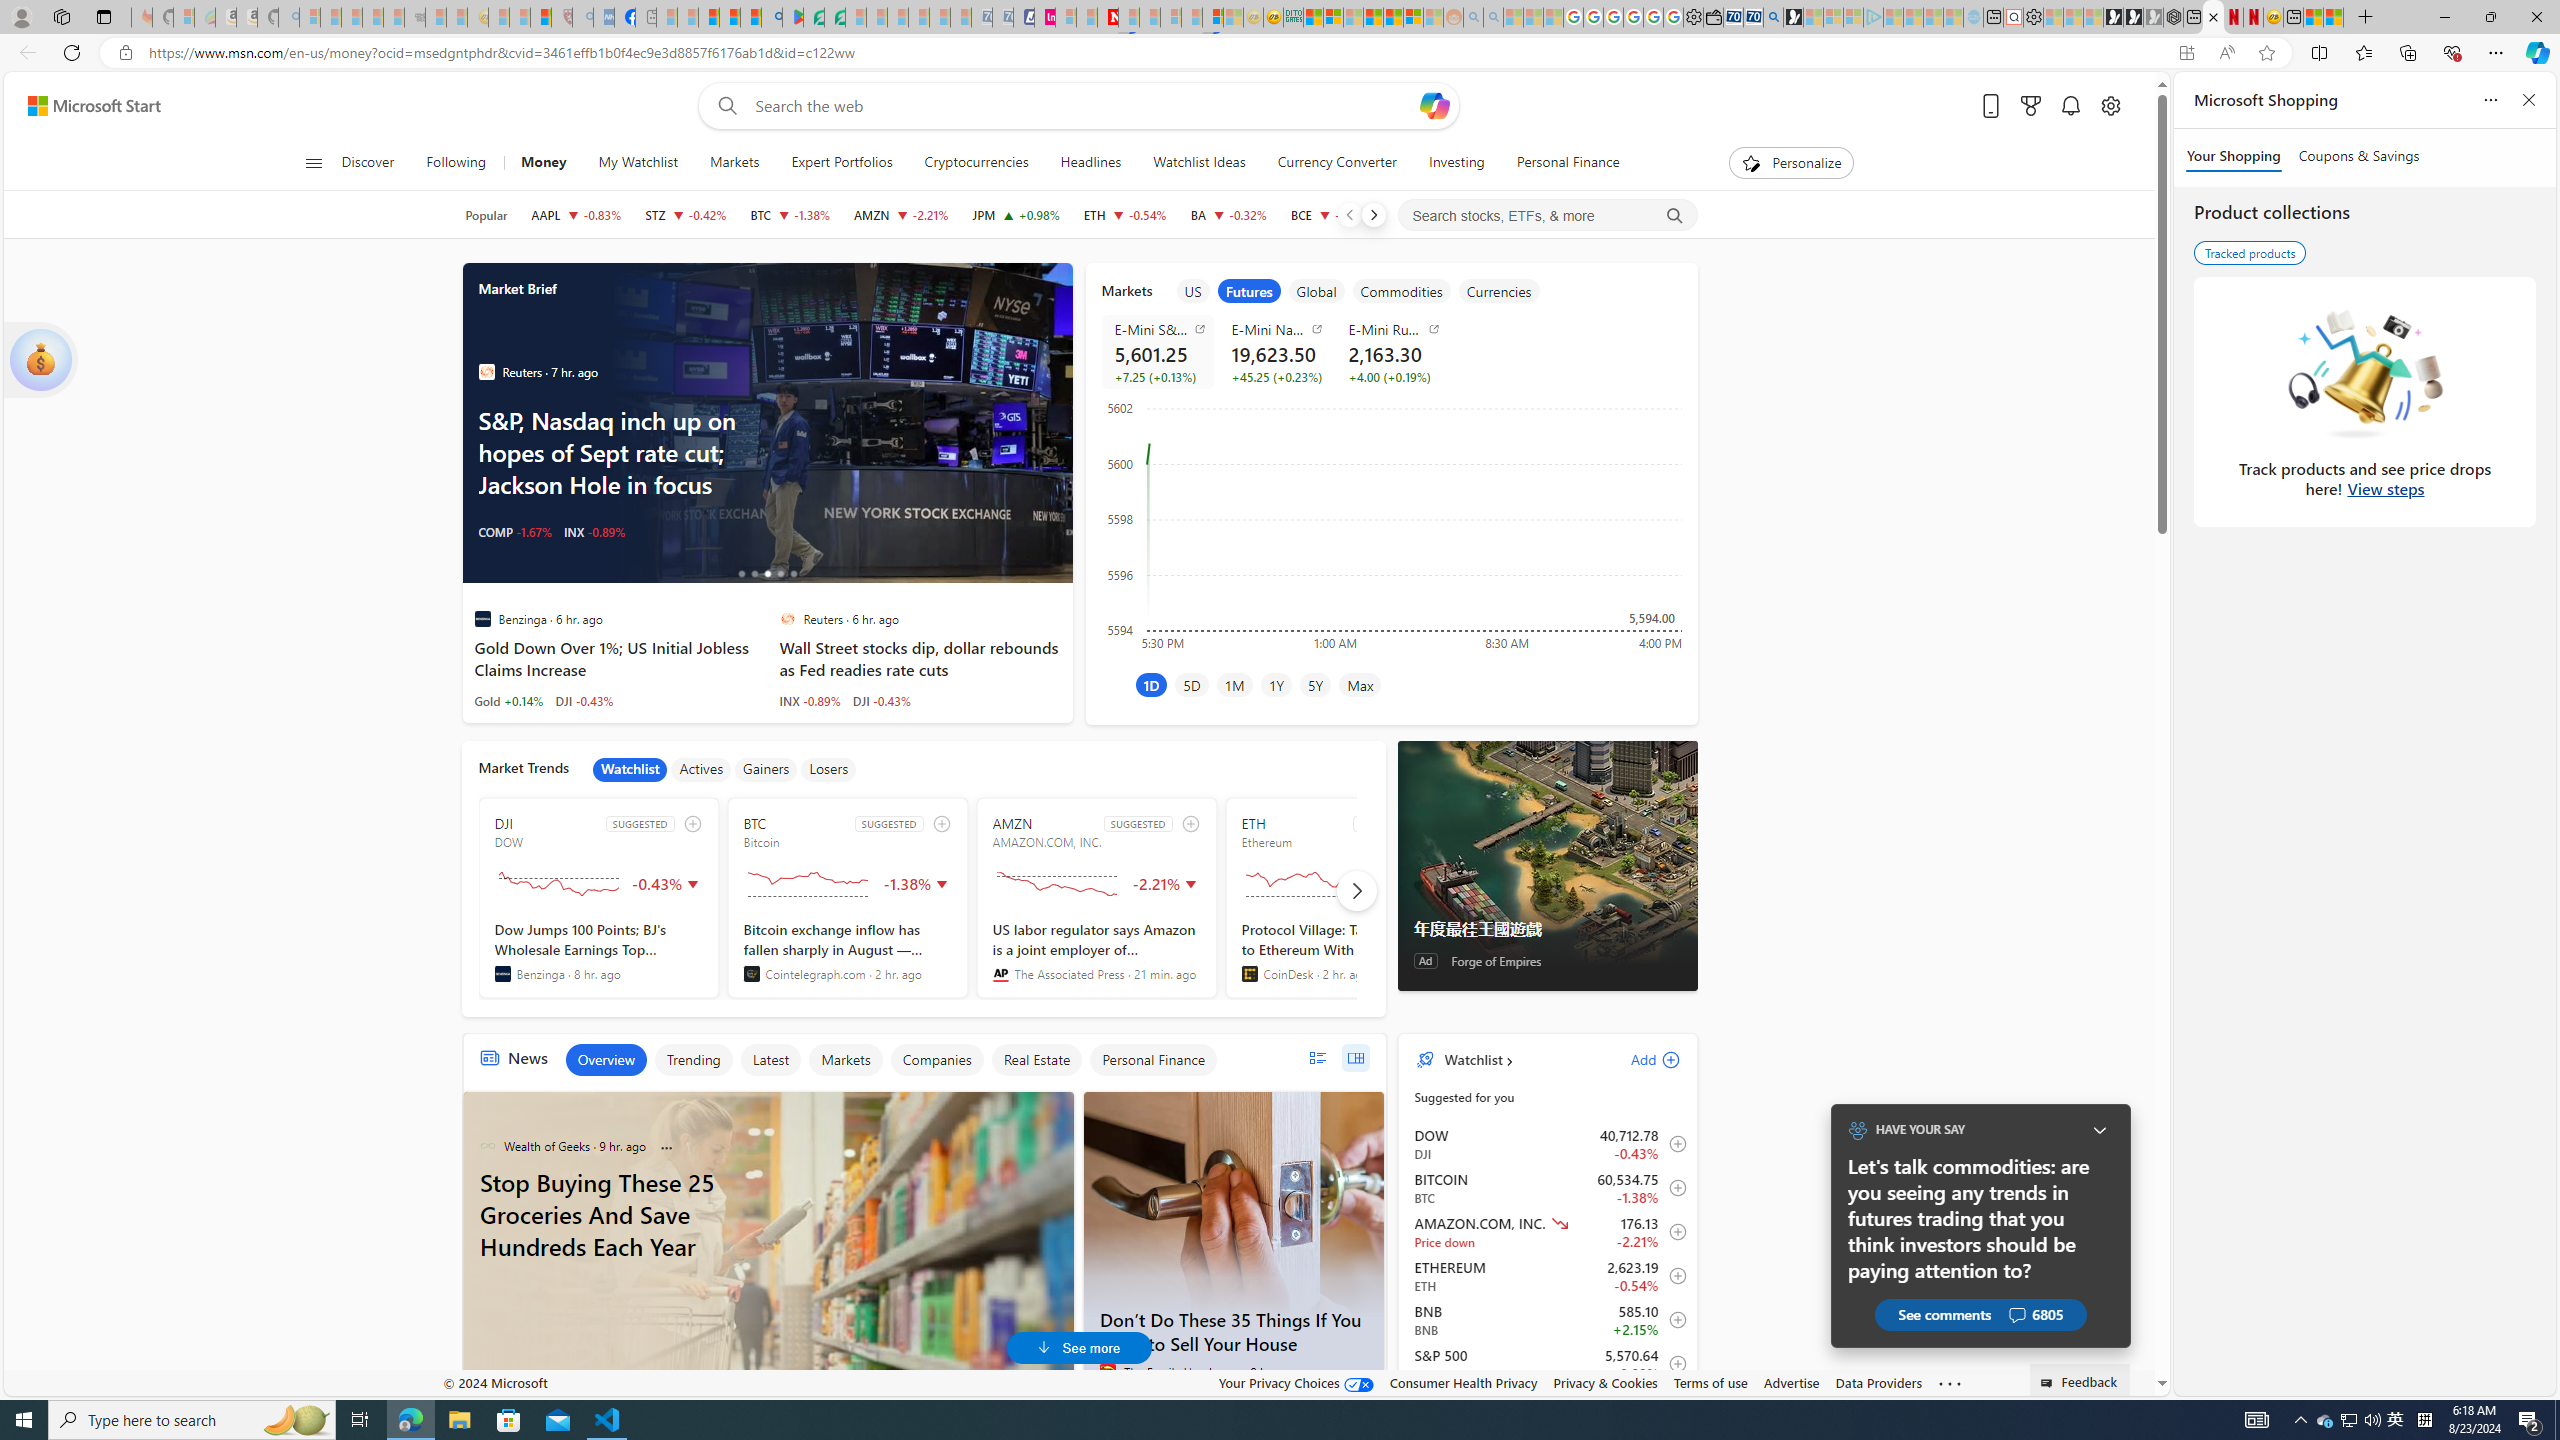  What do you see at coordinates (1198, 162) in the screenshot?
I see `'Watchlist Ideas'` at bounding box center [1198, 162].